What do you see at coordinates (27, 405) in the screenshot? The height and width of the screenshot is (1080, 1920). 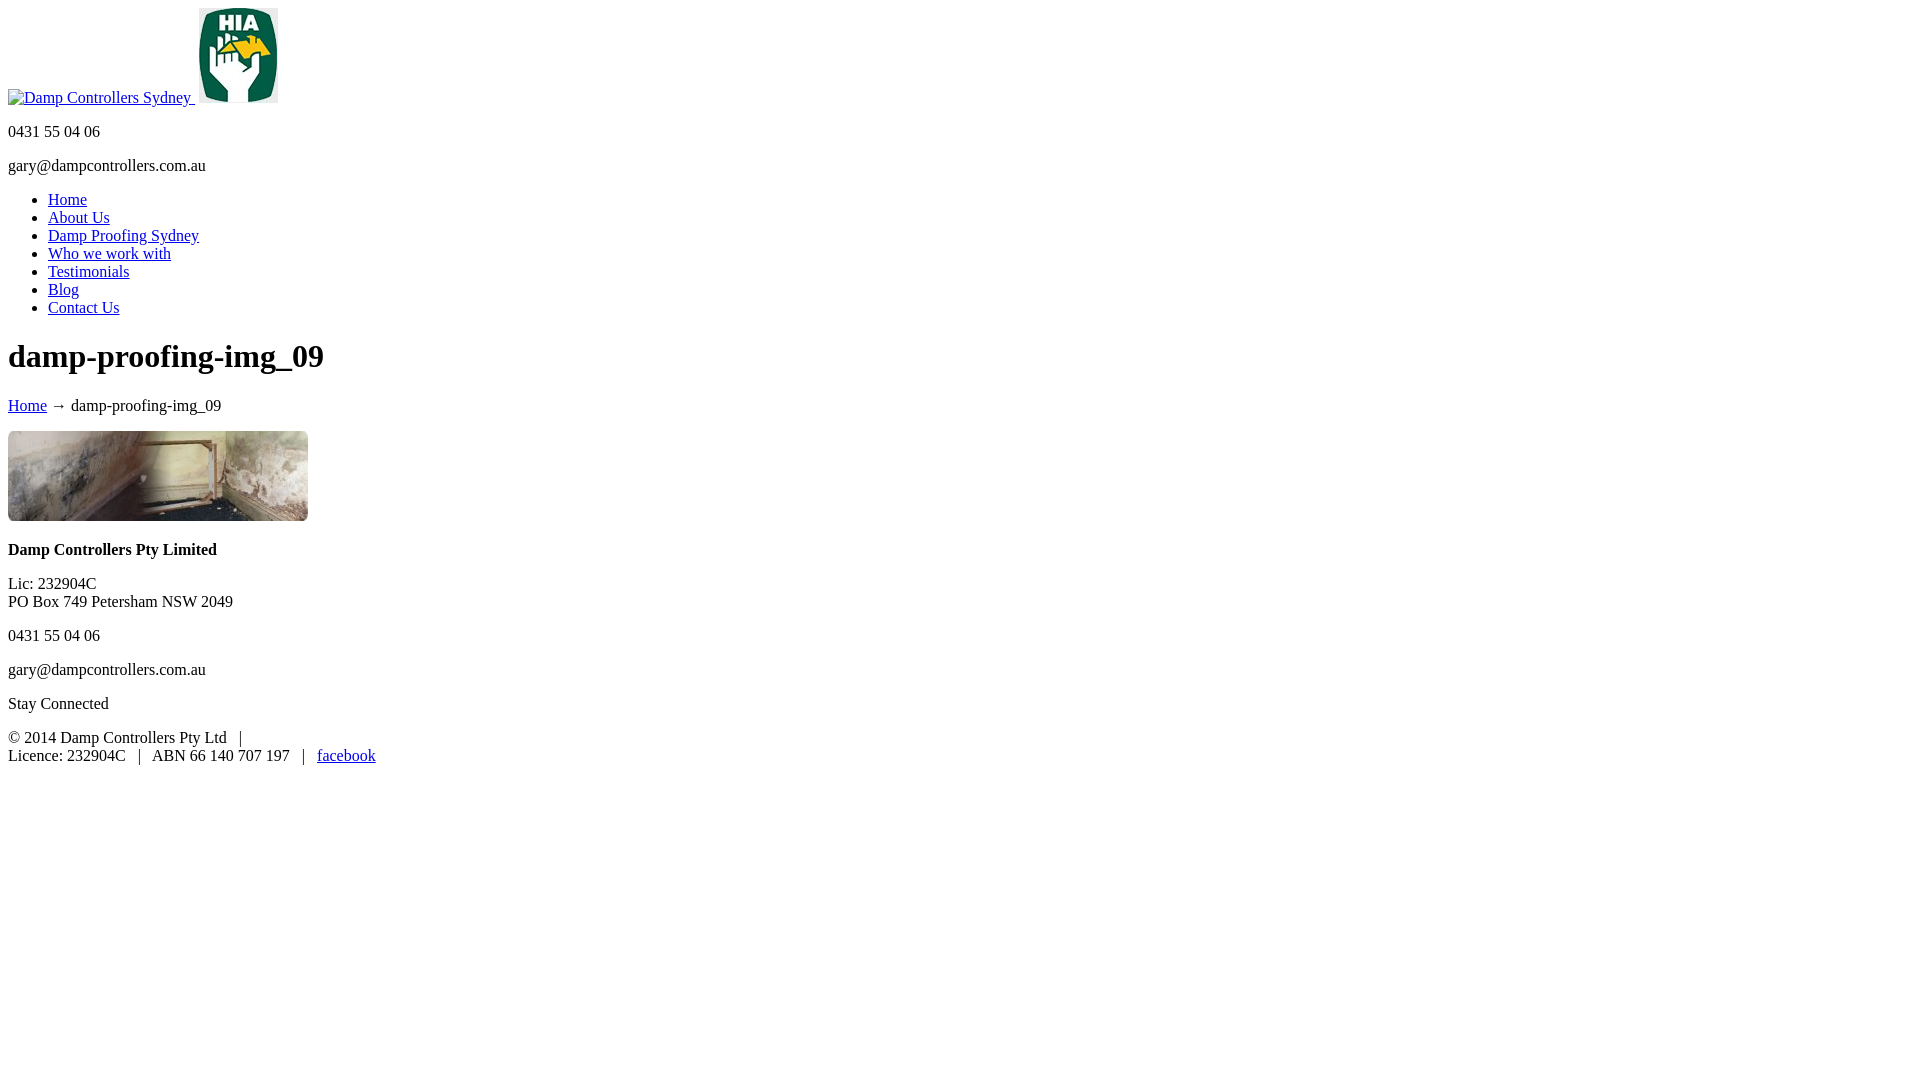 I see `'Home'` at bounding box center [27, 405].